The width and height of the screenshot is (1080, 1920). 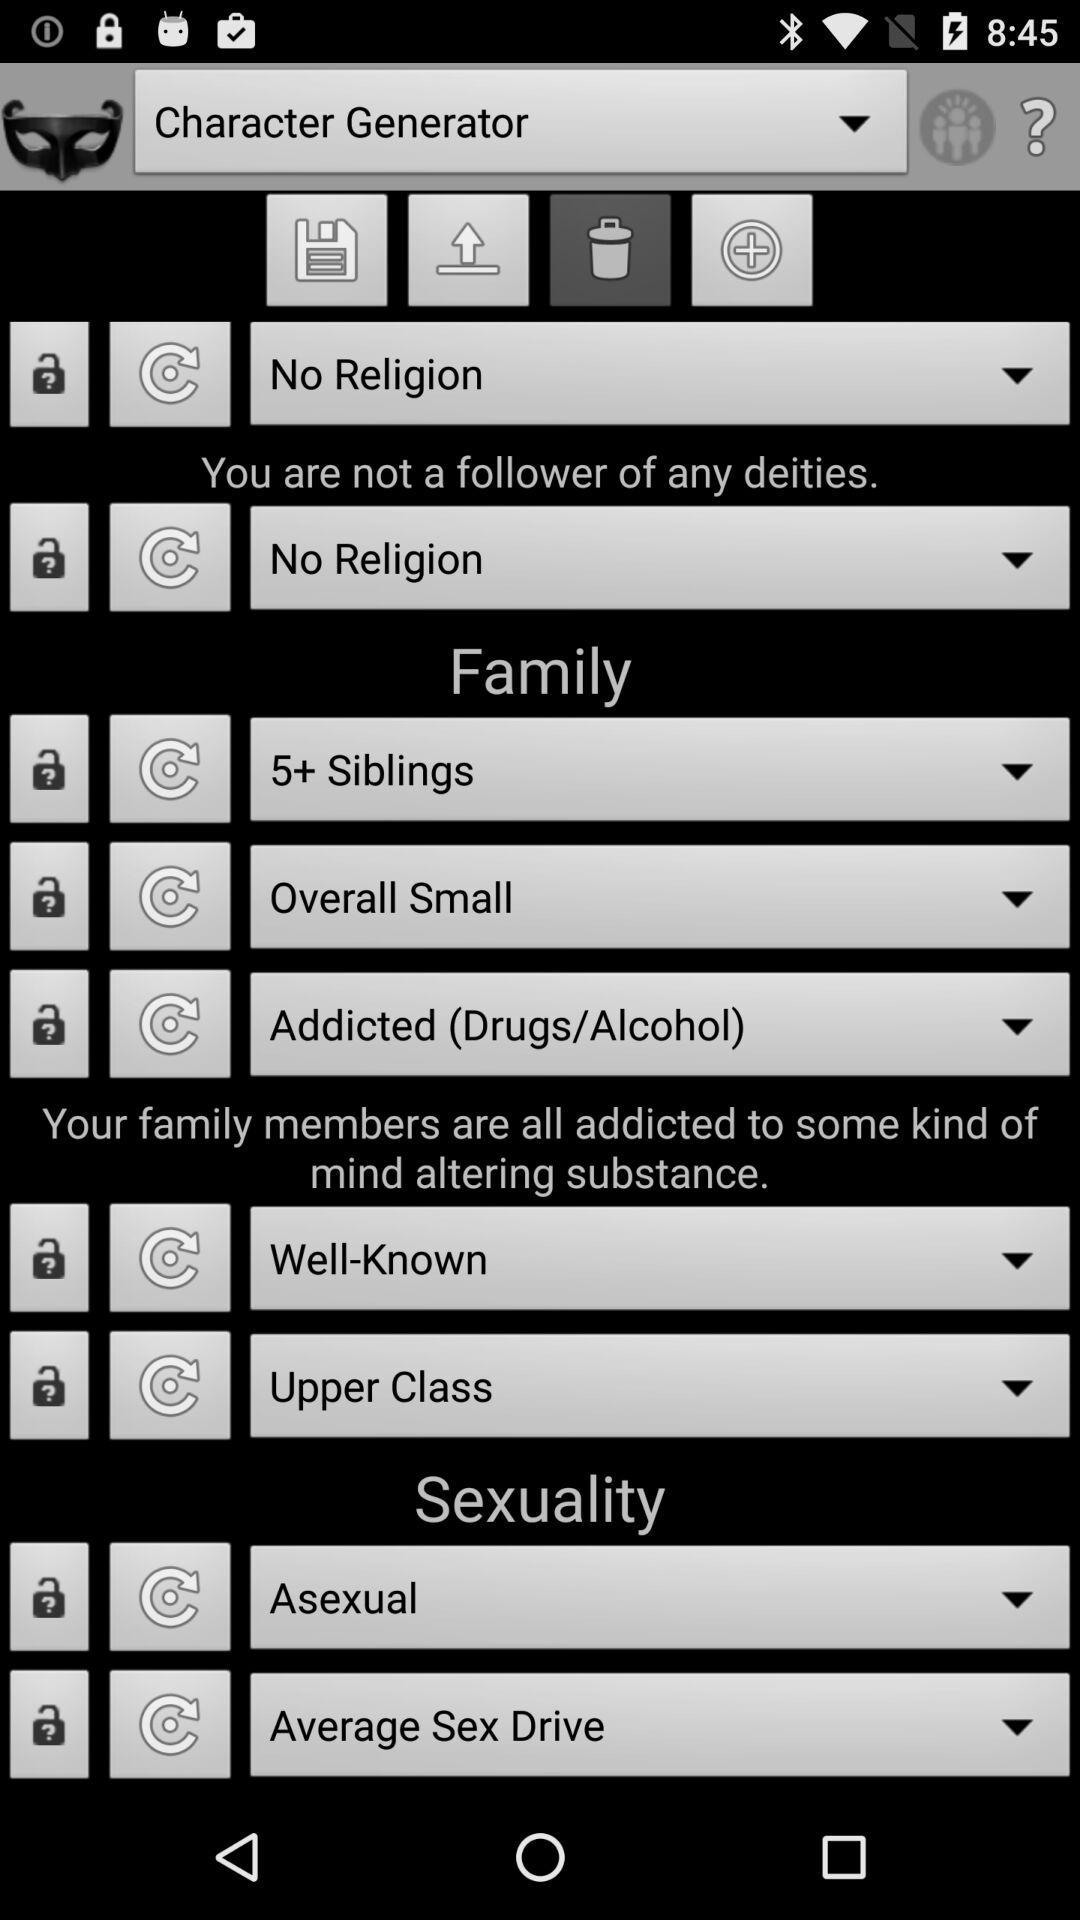 I want to click on refresh, so click(x=169, y=1029).